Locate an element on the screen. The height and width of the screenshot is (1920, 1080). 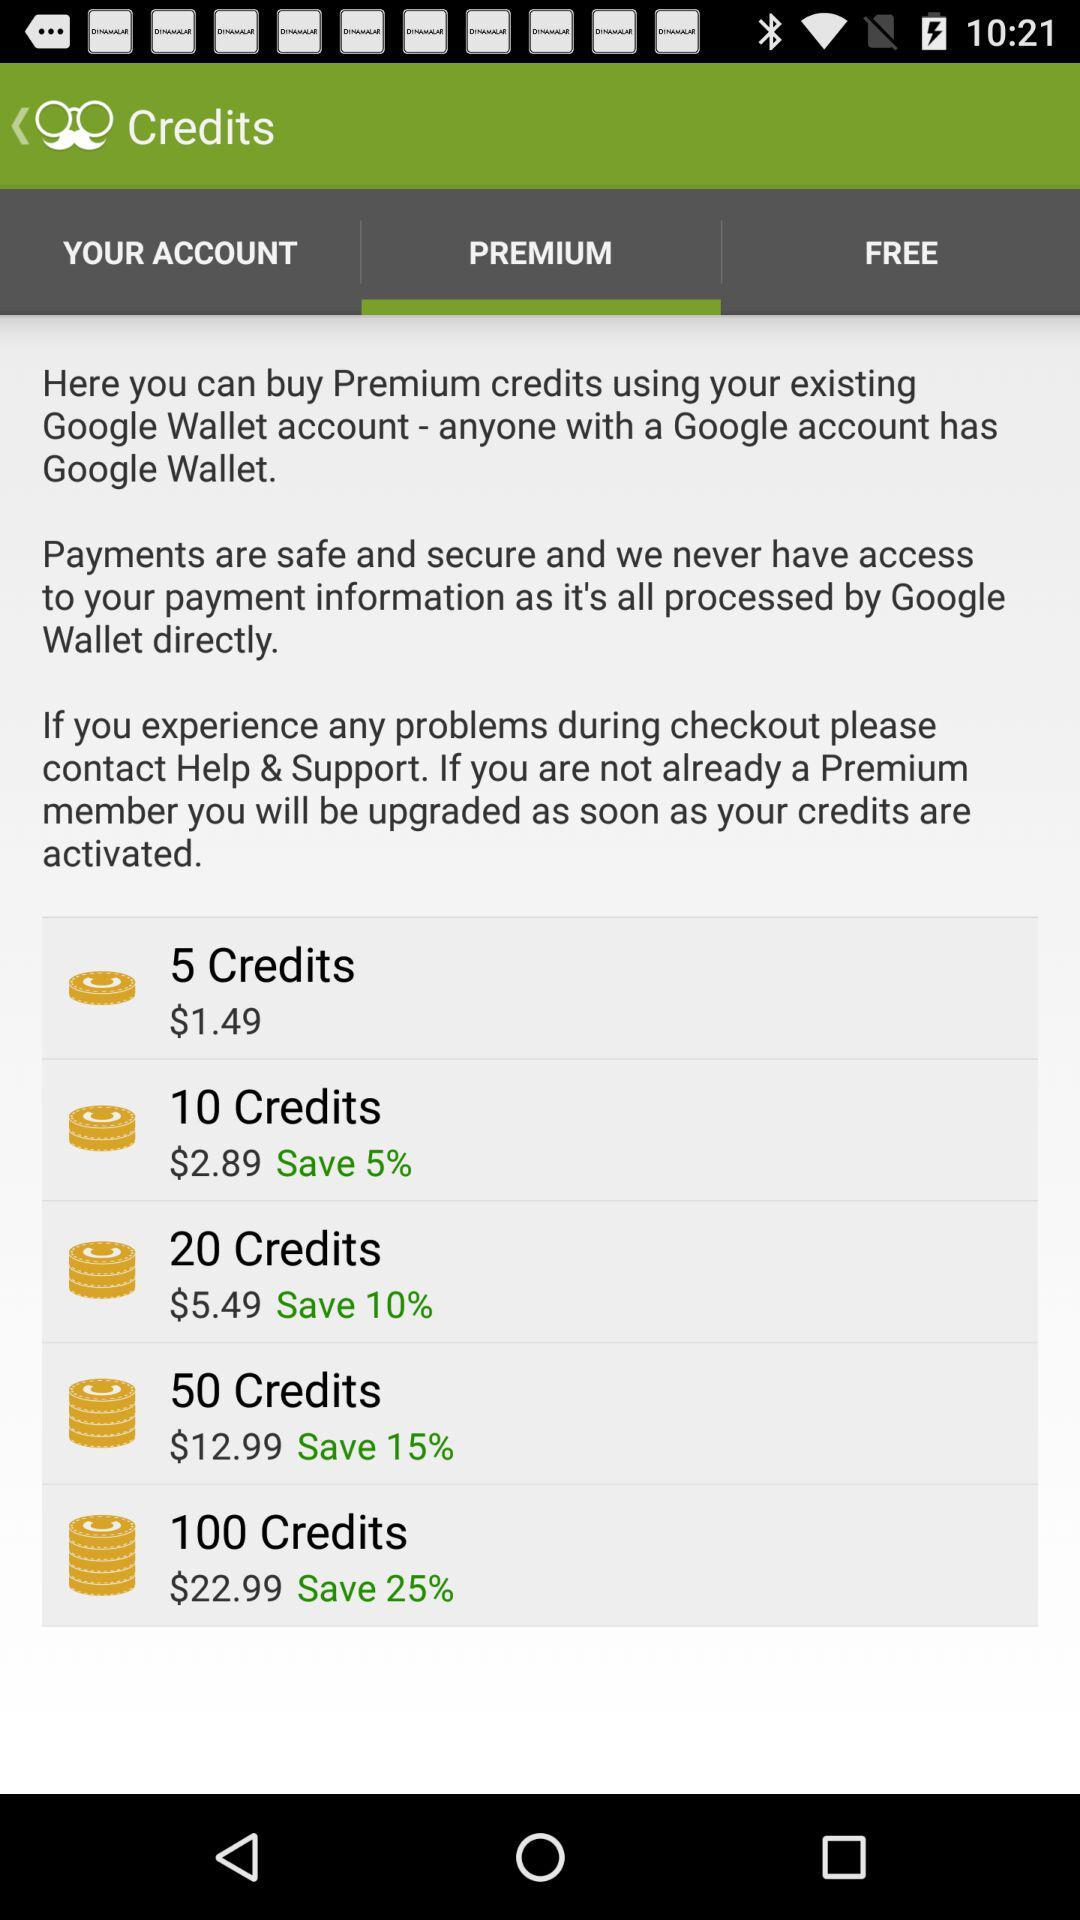
the save 15% is located at coordinates (375, 1445).